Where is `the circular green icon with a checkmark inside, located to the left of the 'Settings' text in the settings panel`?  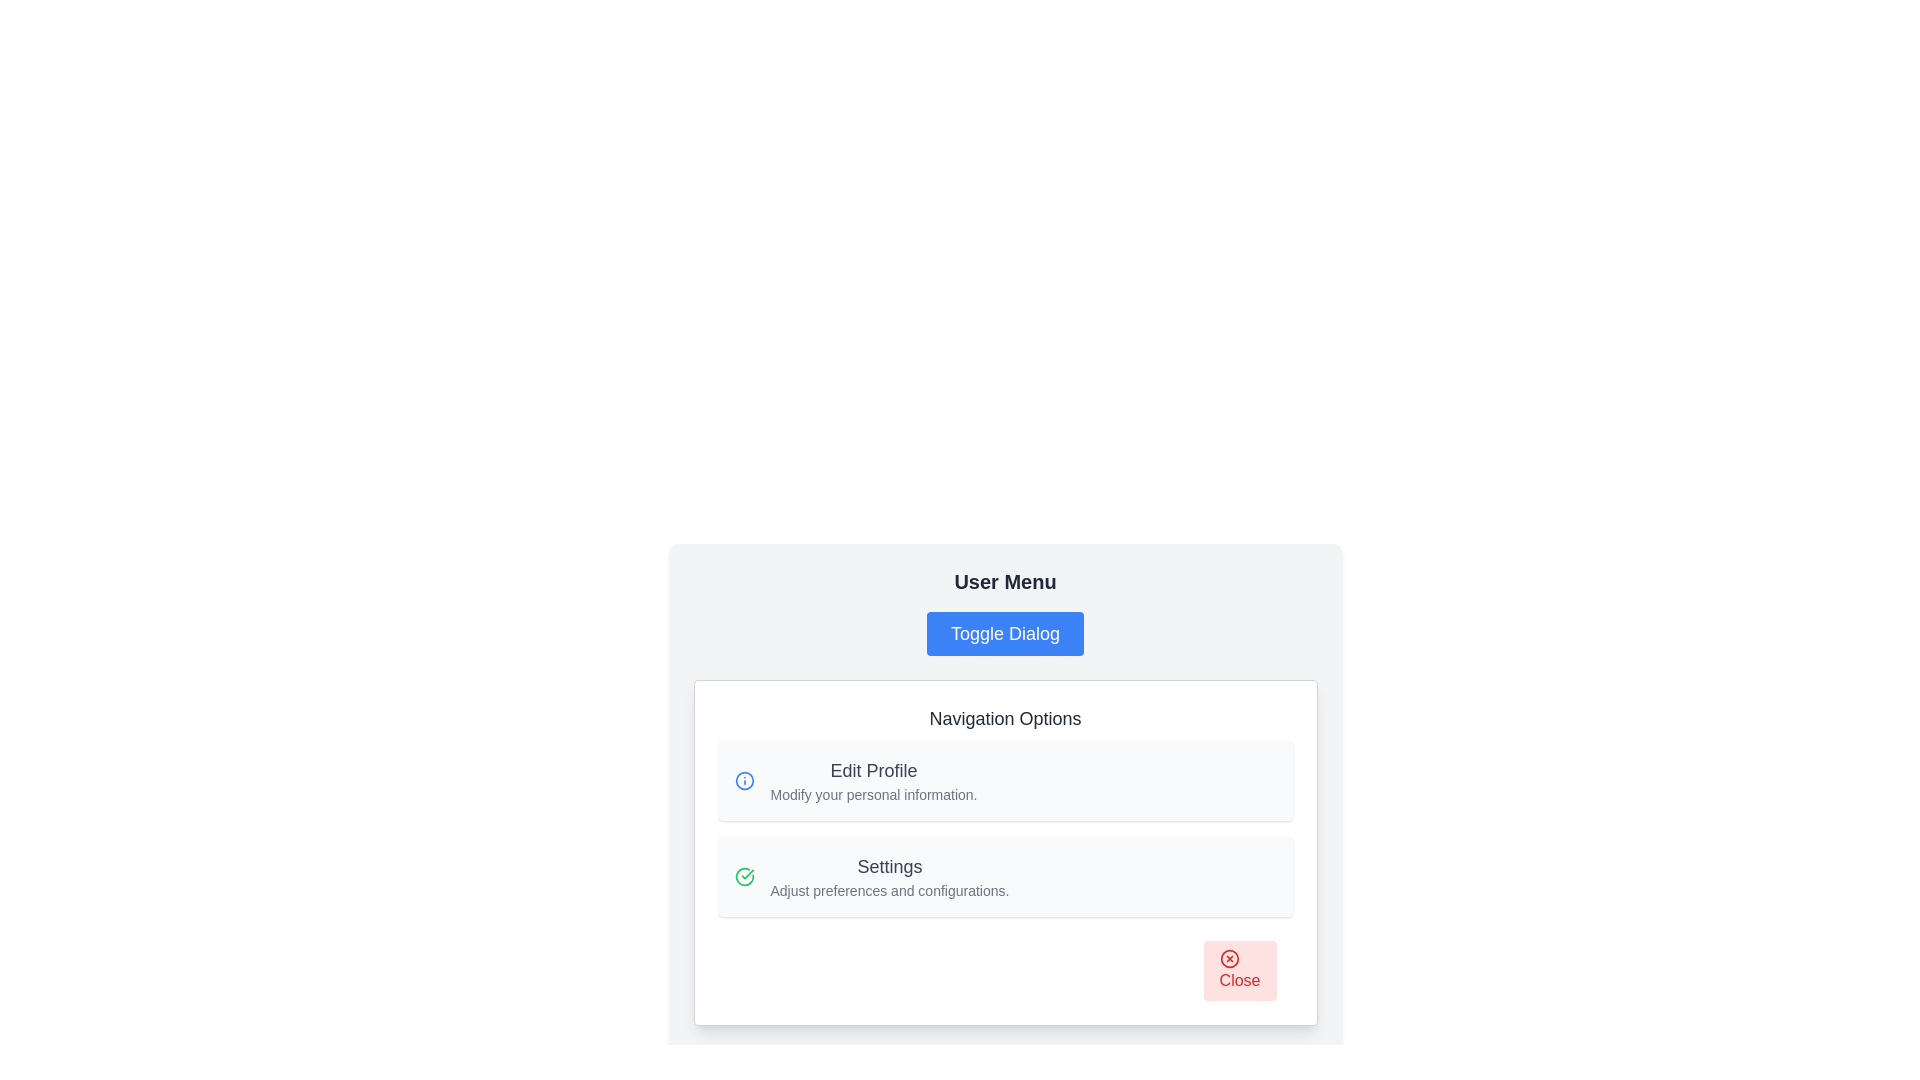 the circular green icon with a checkmark inside, located to the left of the 'Settings' text in the settings panel is located at coordinates (743, 875).